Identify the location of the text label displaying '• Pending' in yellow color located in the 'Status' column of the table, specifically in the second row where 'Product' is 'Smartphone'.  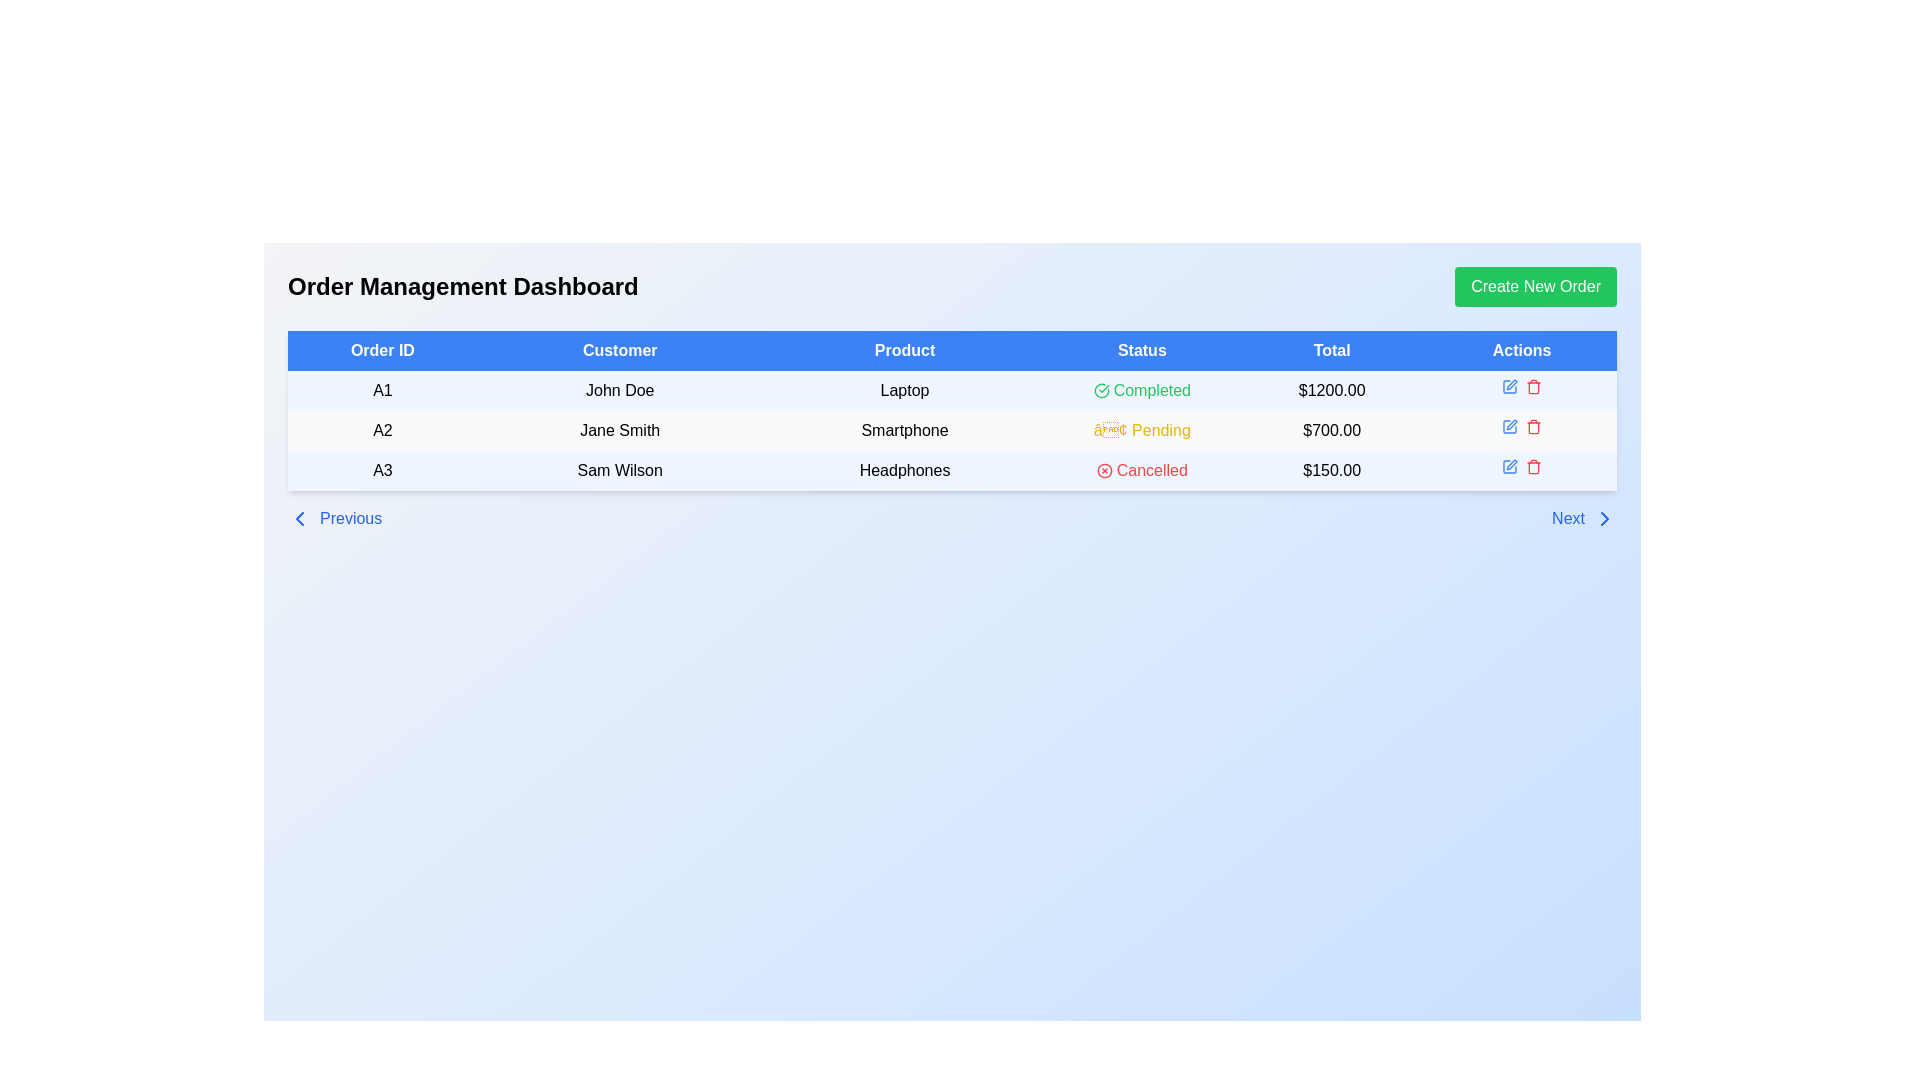
(1142, 430).